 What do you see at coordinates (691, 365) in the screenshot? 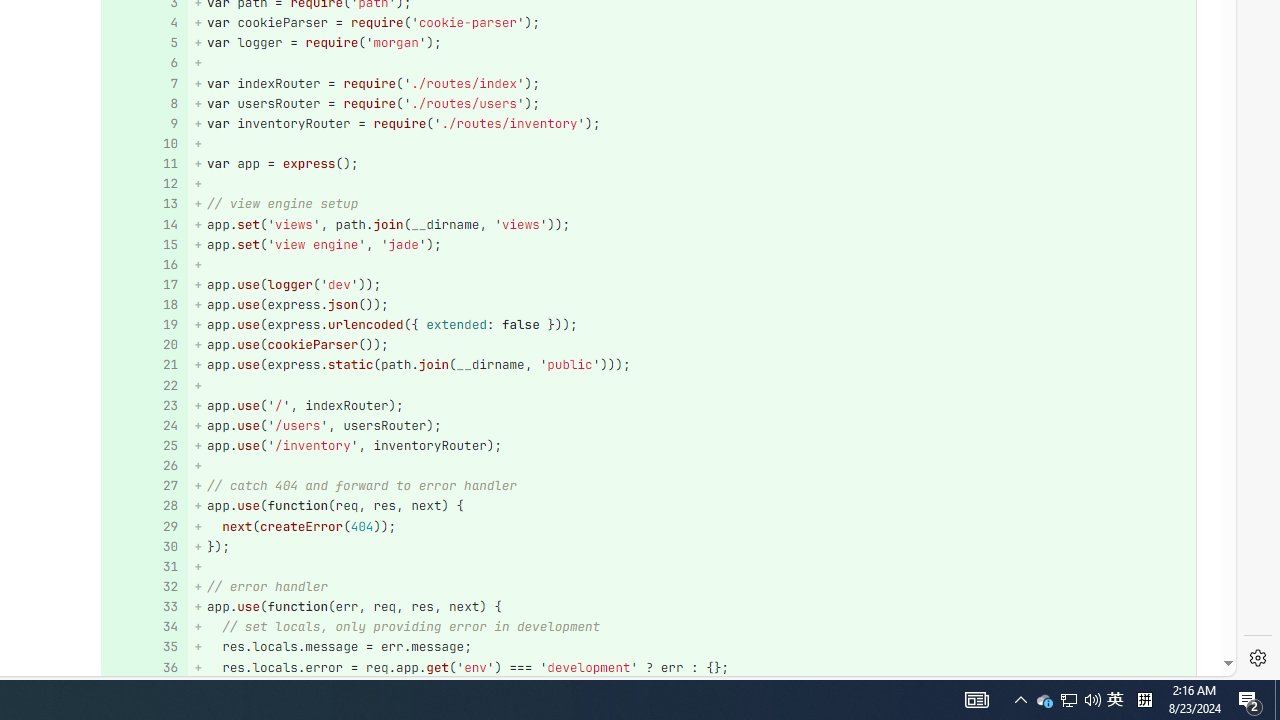
I see `'+ app.use(express.static(path.join(__dirname, '` at bounding box center [691, 365].